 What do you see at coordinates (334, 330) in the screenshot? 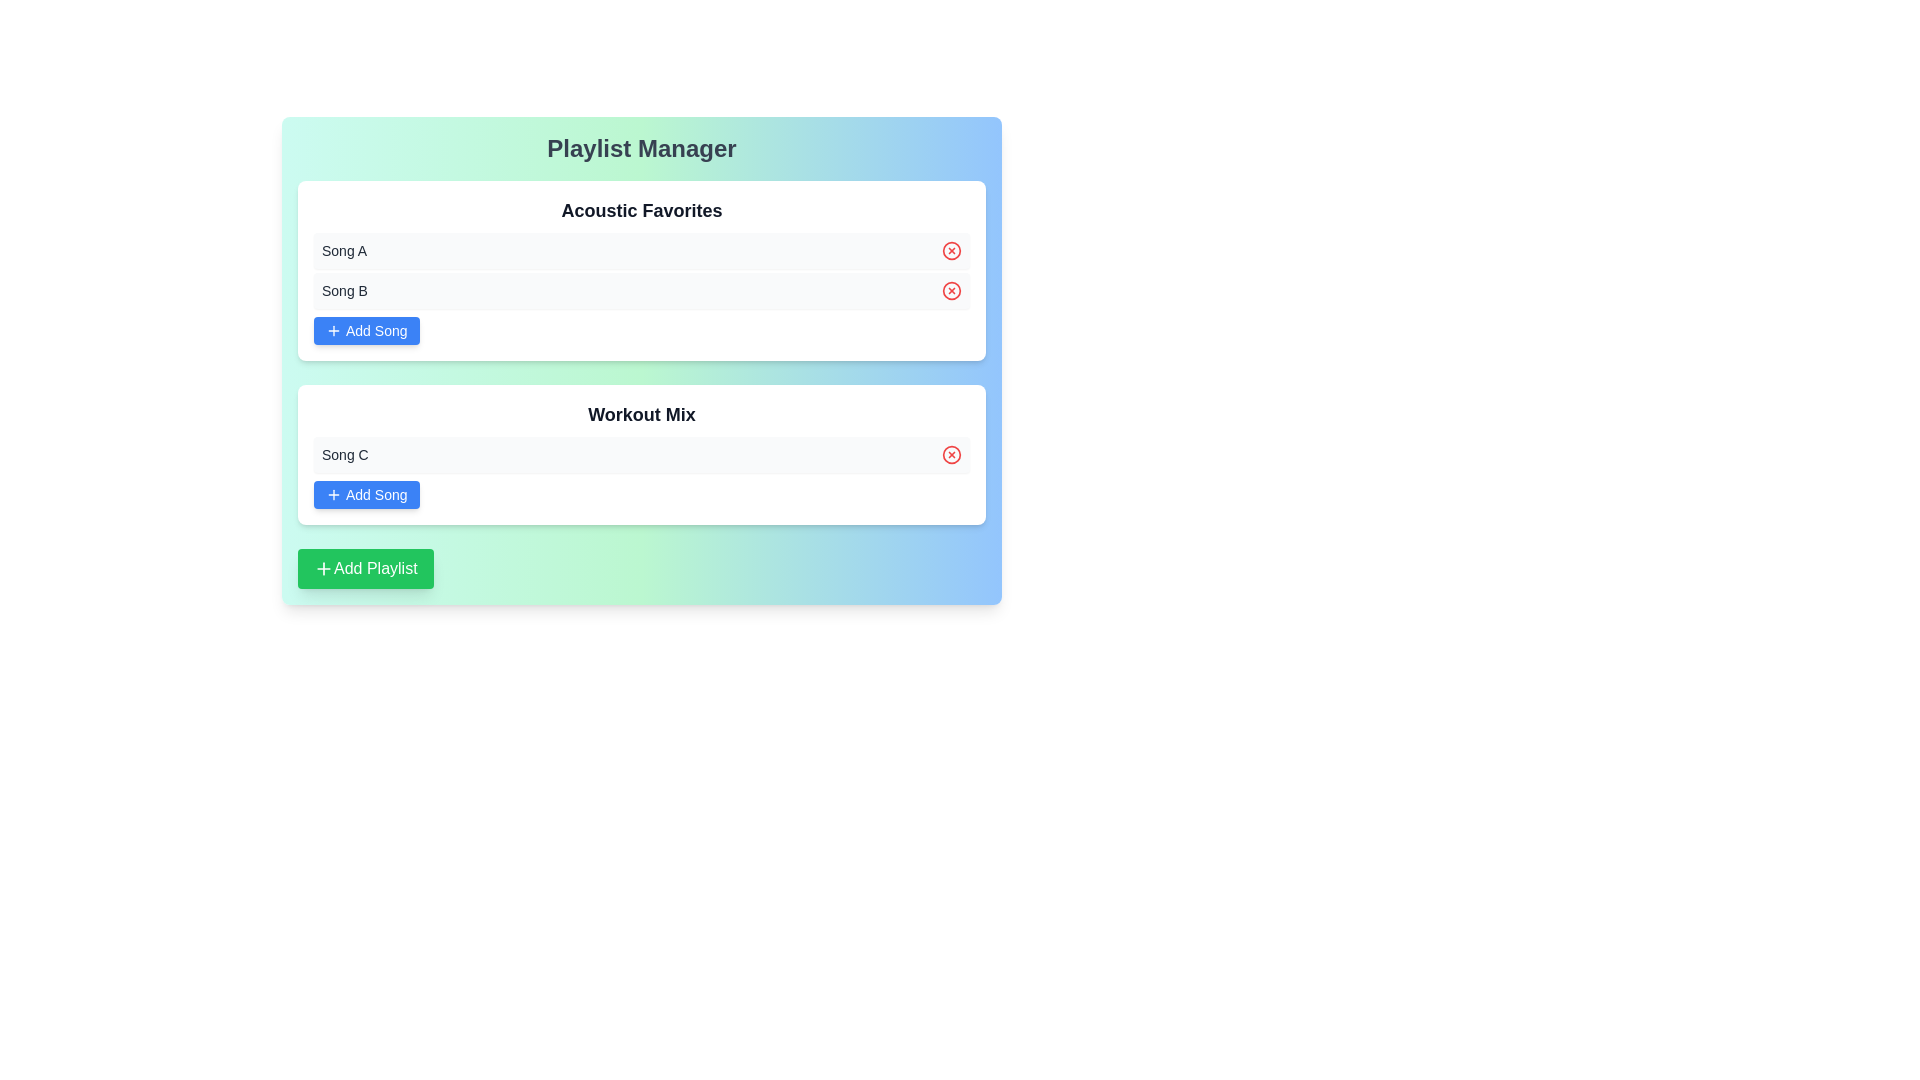
I see `the 'Add Song' button, which contains a small plus icon on the left side` at bounding box center [334, 330].